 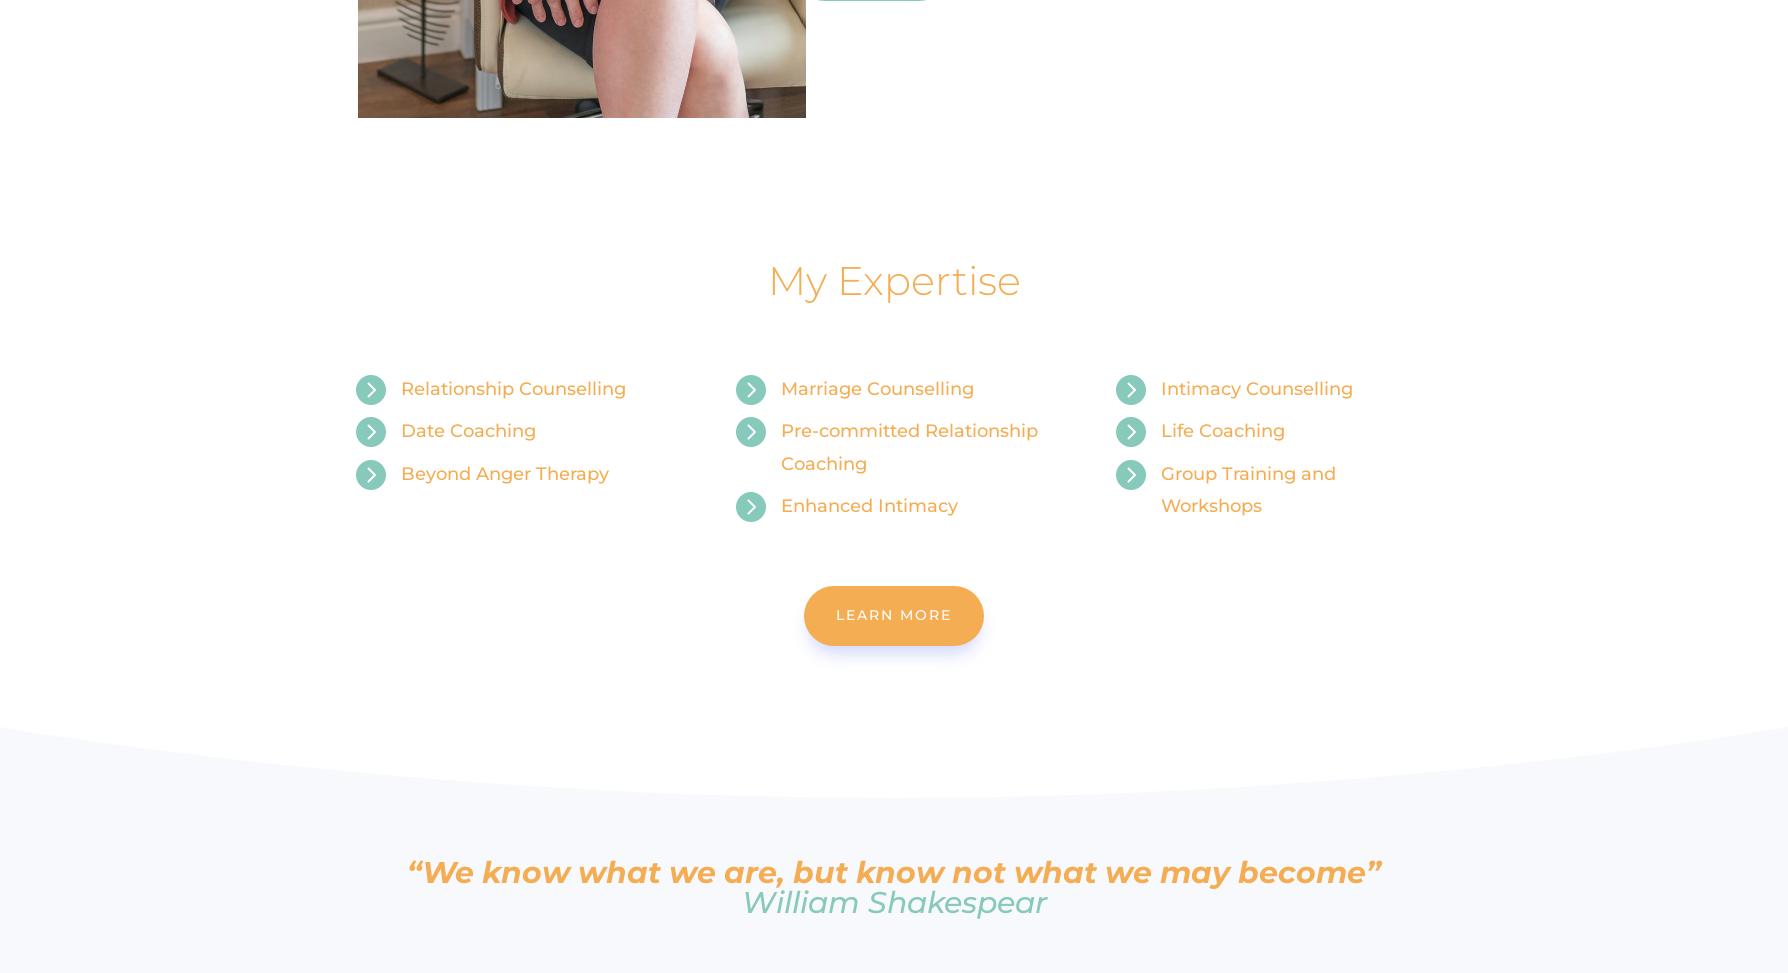 What do you see at coordinates (1220, 431) in the screenshot?
I see `'Life Coaching'` at bounding box center [1220, 431].